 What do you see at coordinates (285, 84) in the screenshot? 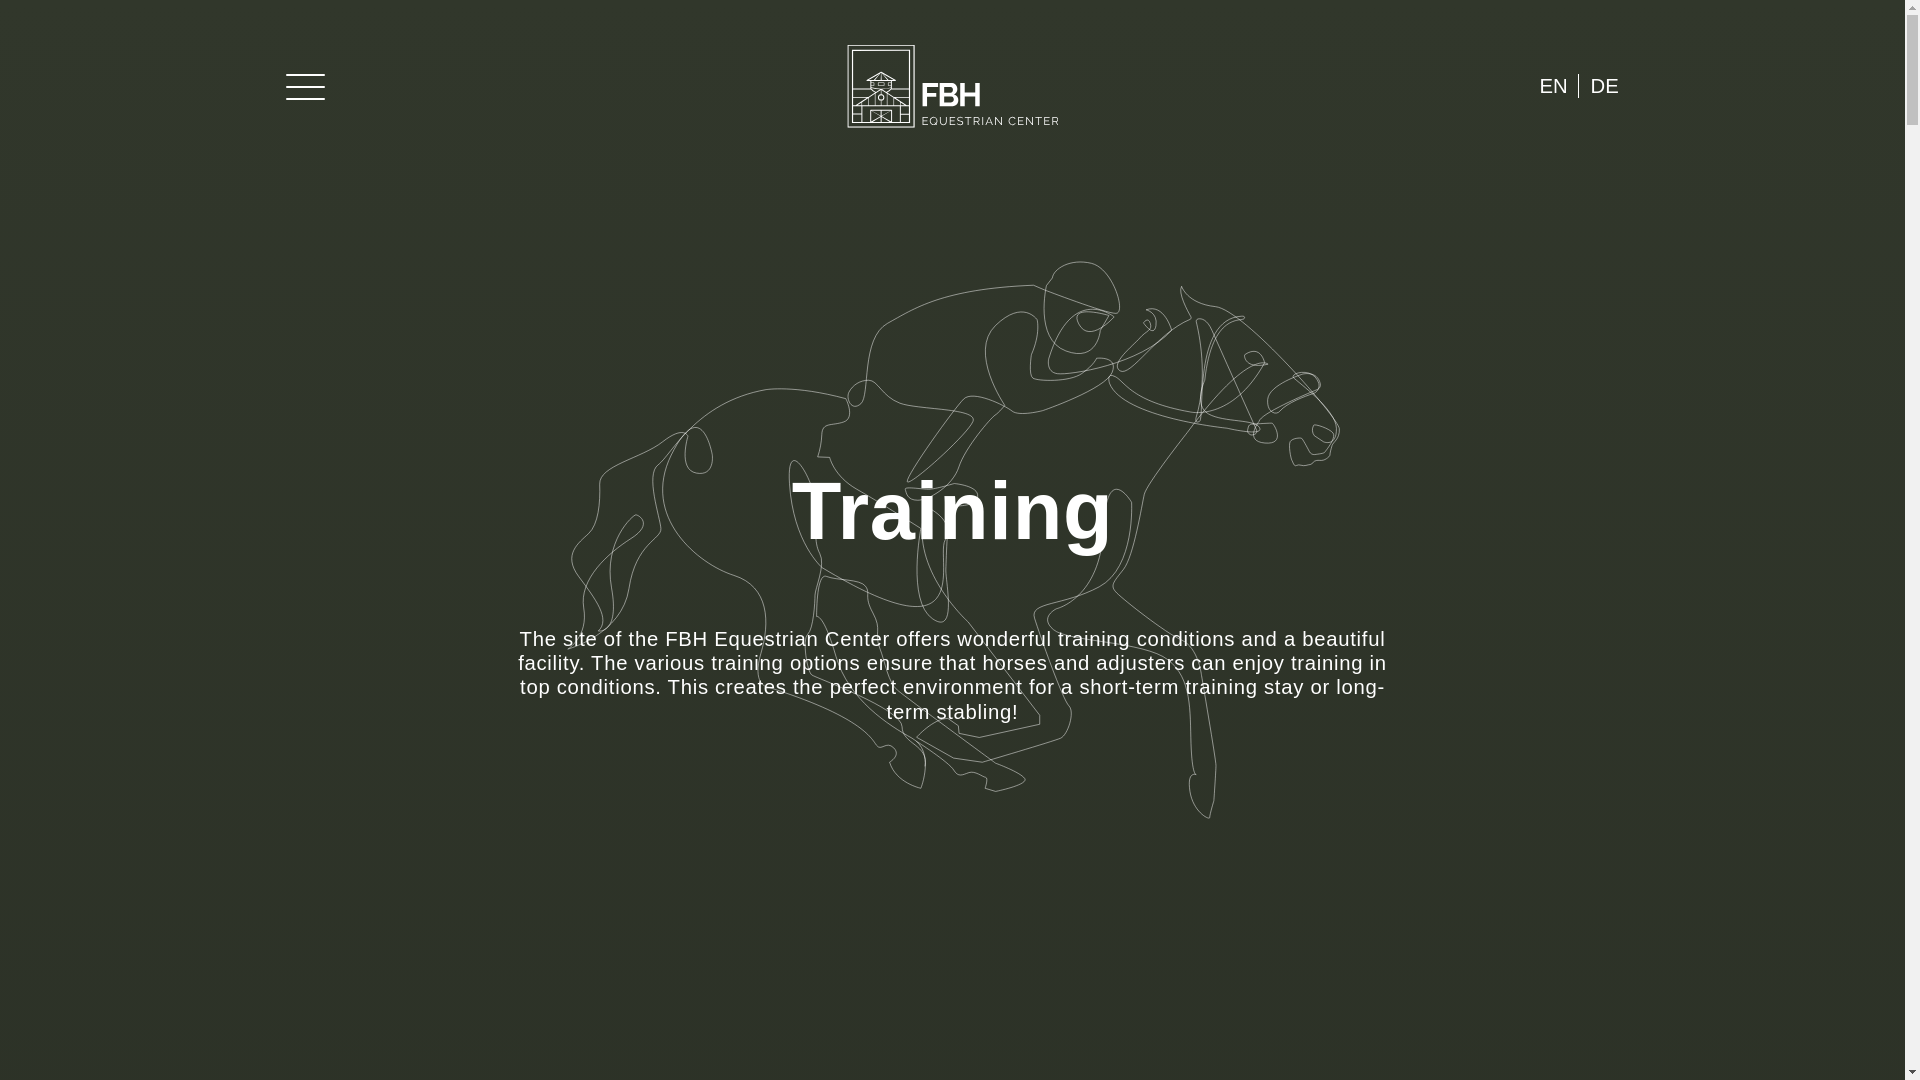
I see `'menu'` at bounding box center [285, 84].